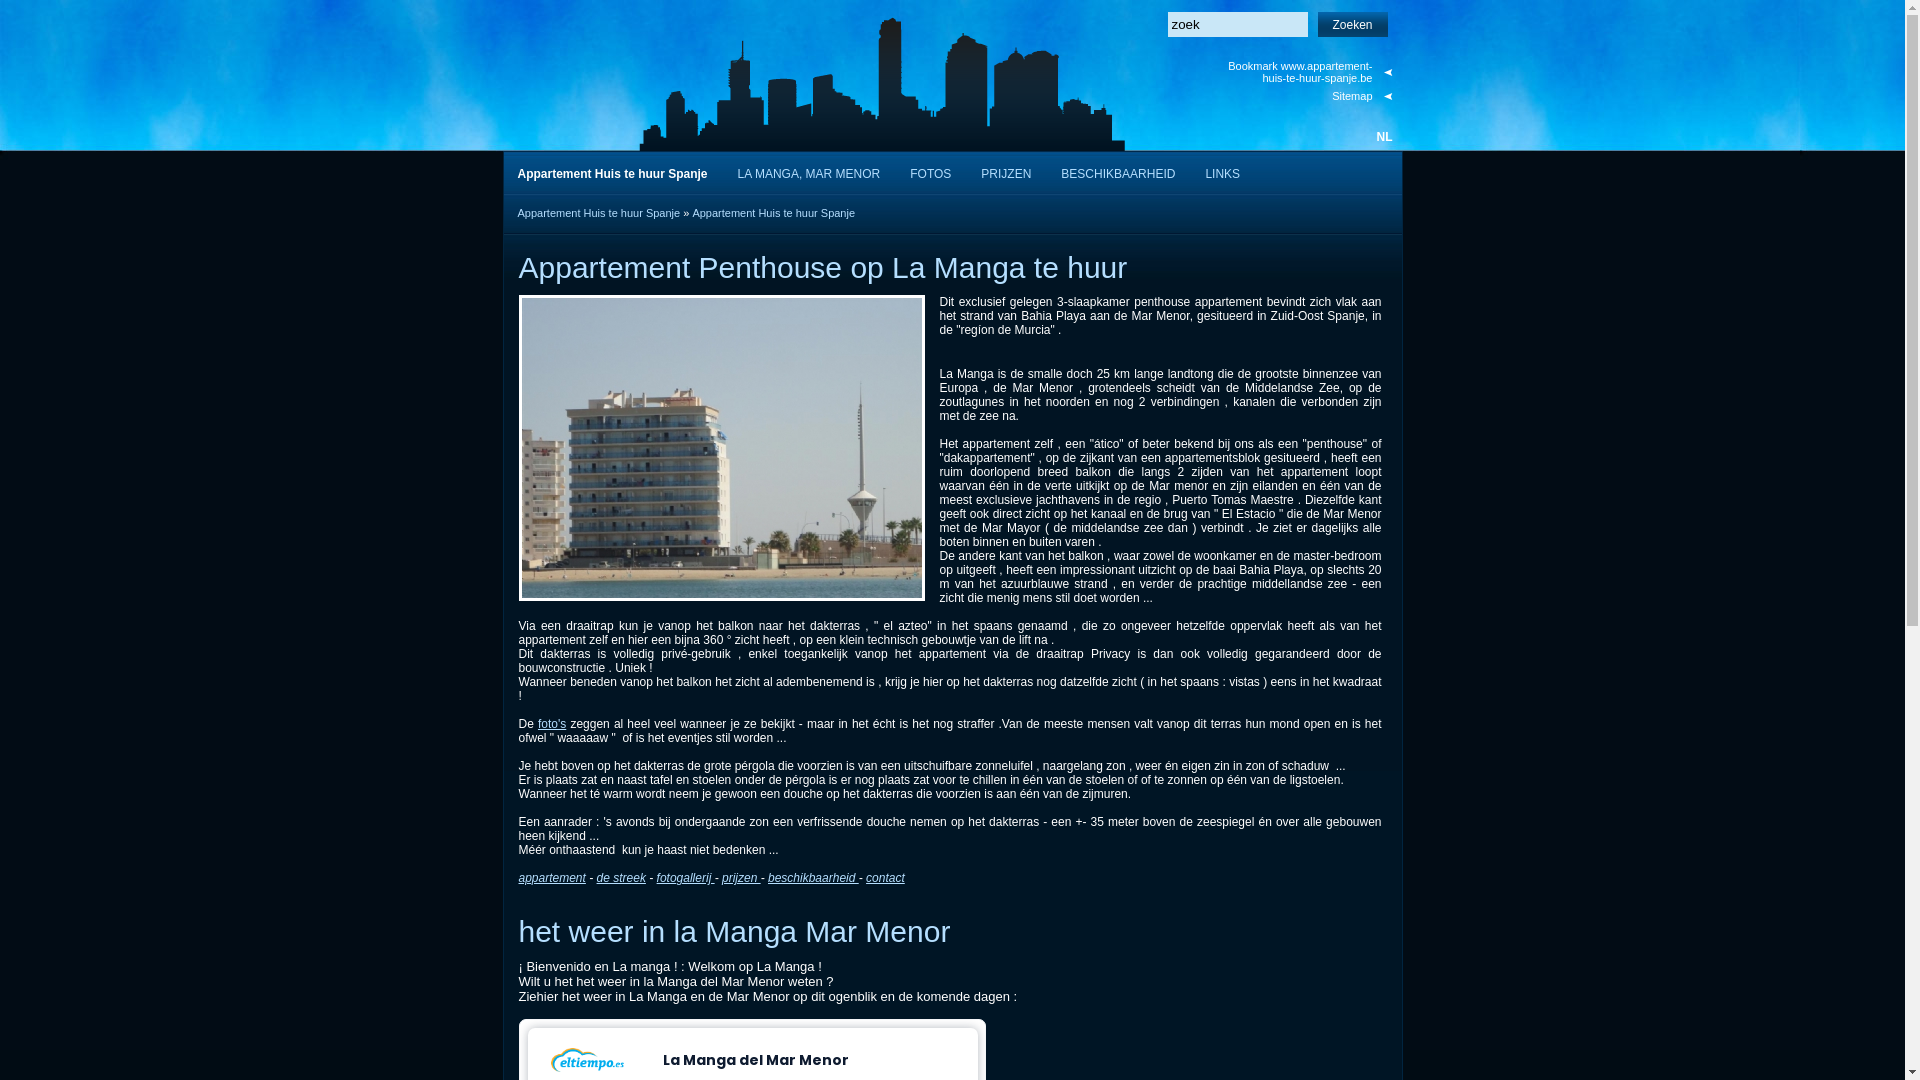 This screenshot has width=1920, height=1080. What do you see at coordinates (1308, 71) in the screenshot?
I see `'Bookmark www.appartement-huis-te-huur-spanje.be'` at bounding box center [1308, 71].